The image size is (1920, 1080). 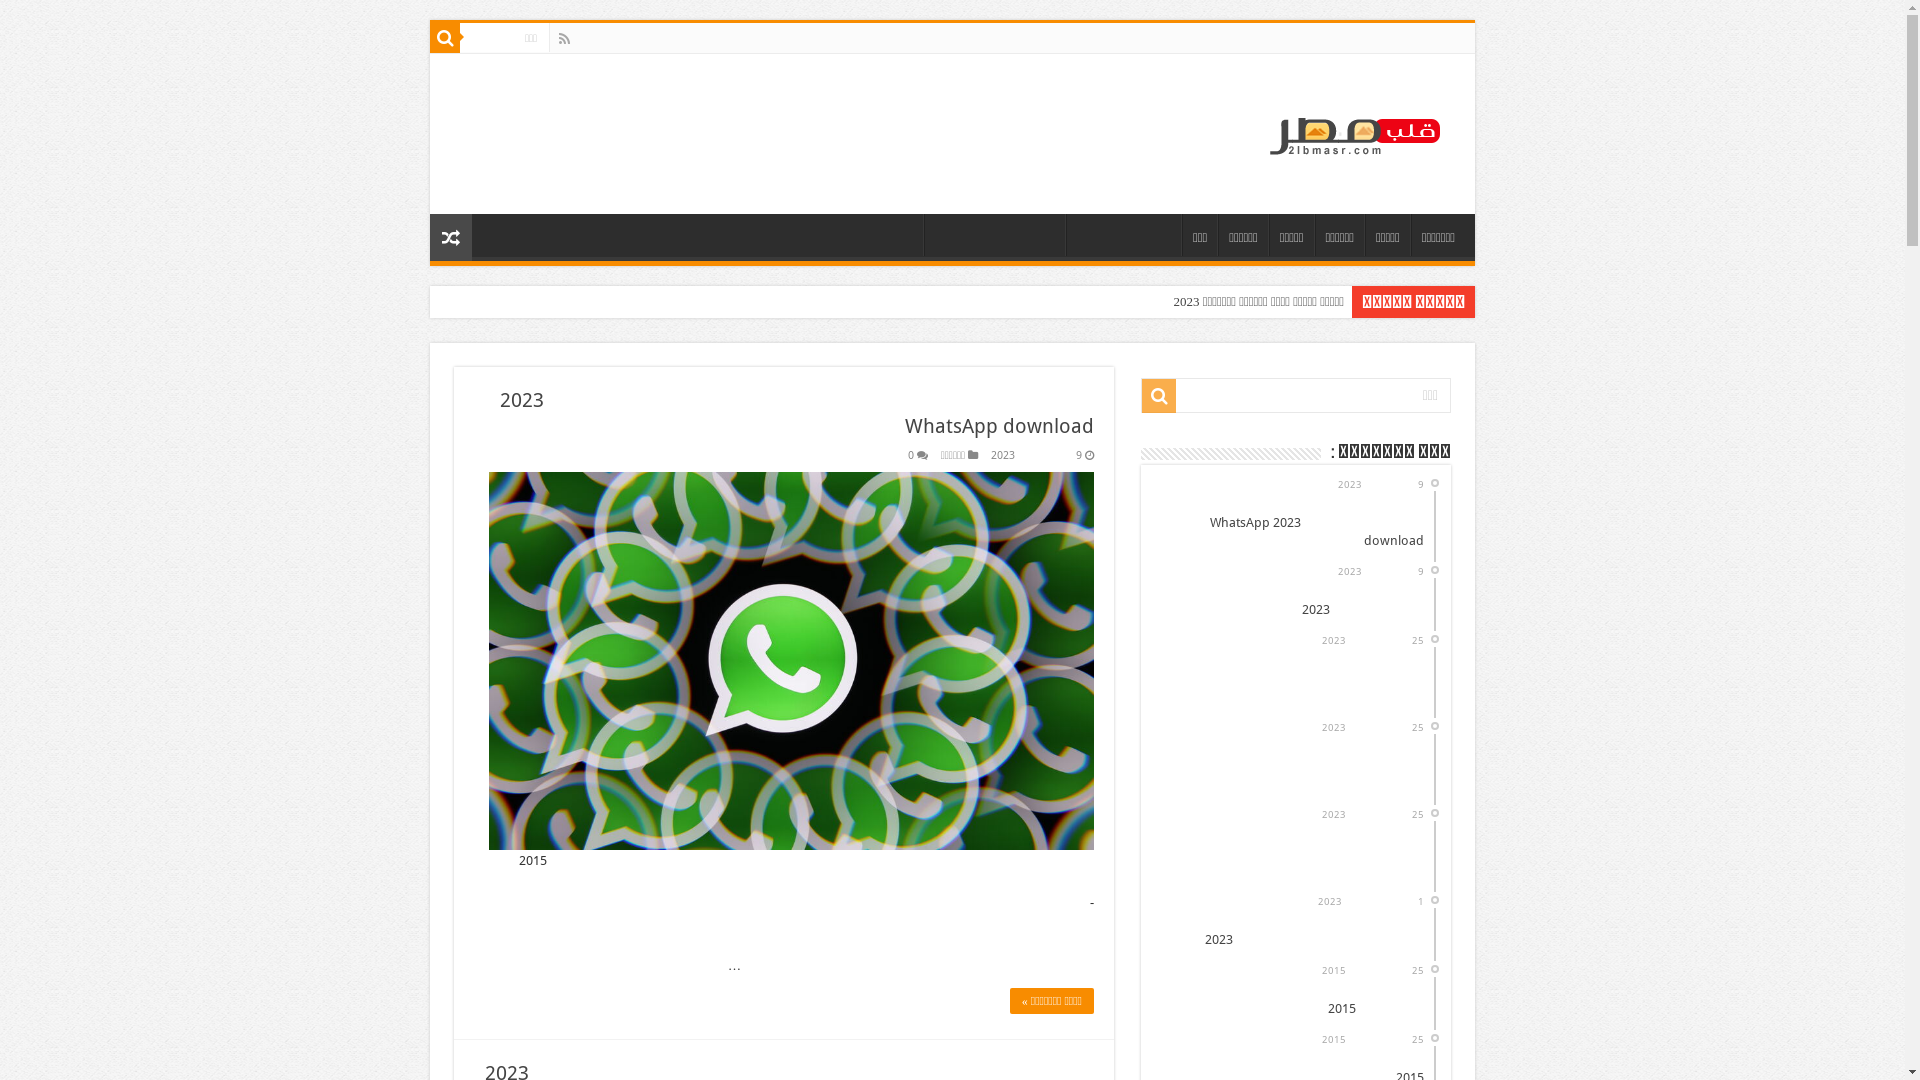 I want to click on '0', so click(x=910, y=455).